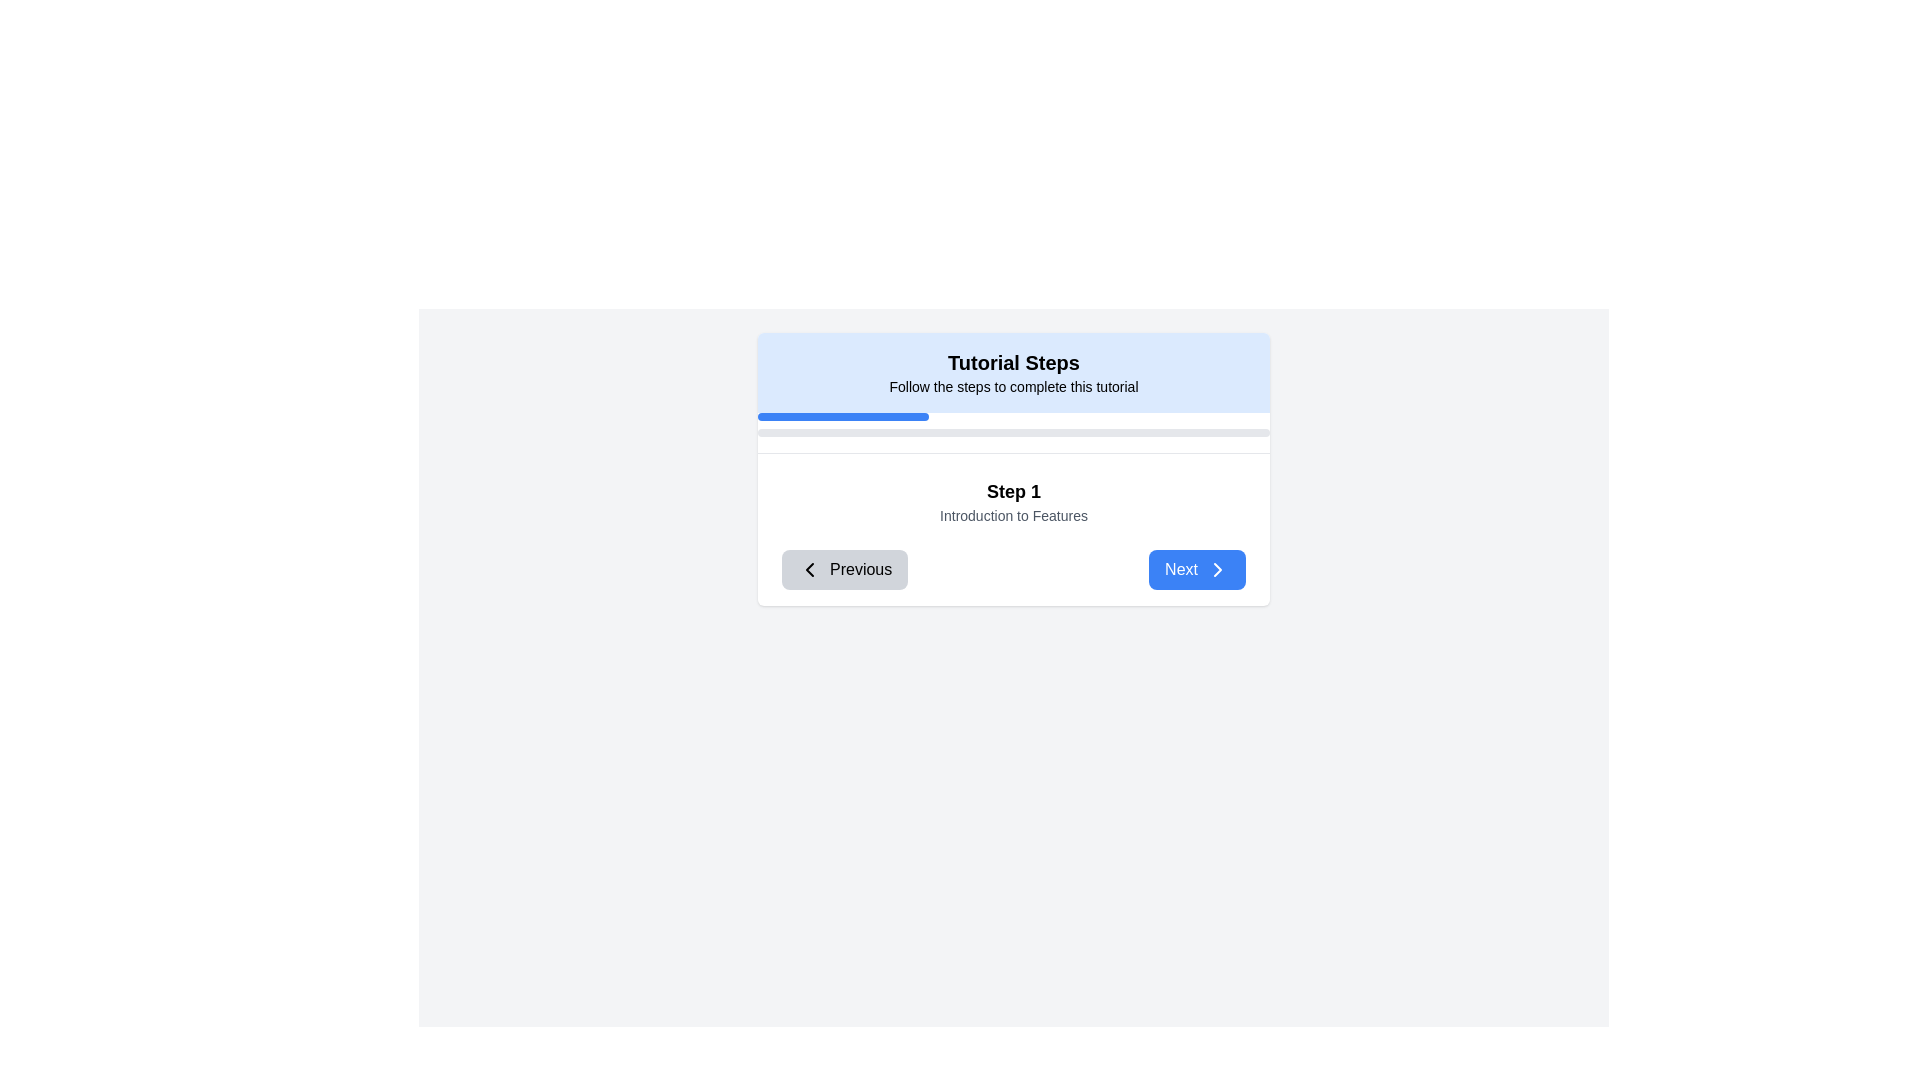  I want to click on the blue progress indicator bar located at the top of the tutorial step card, which has rounded edges and is partially filled within a gray background, so click(843, 415).